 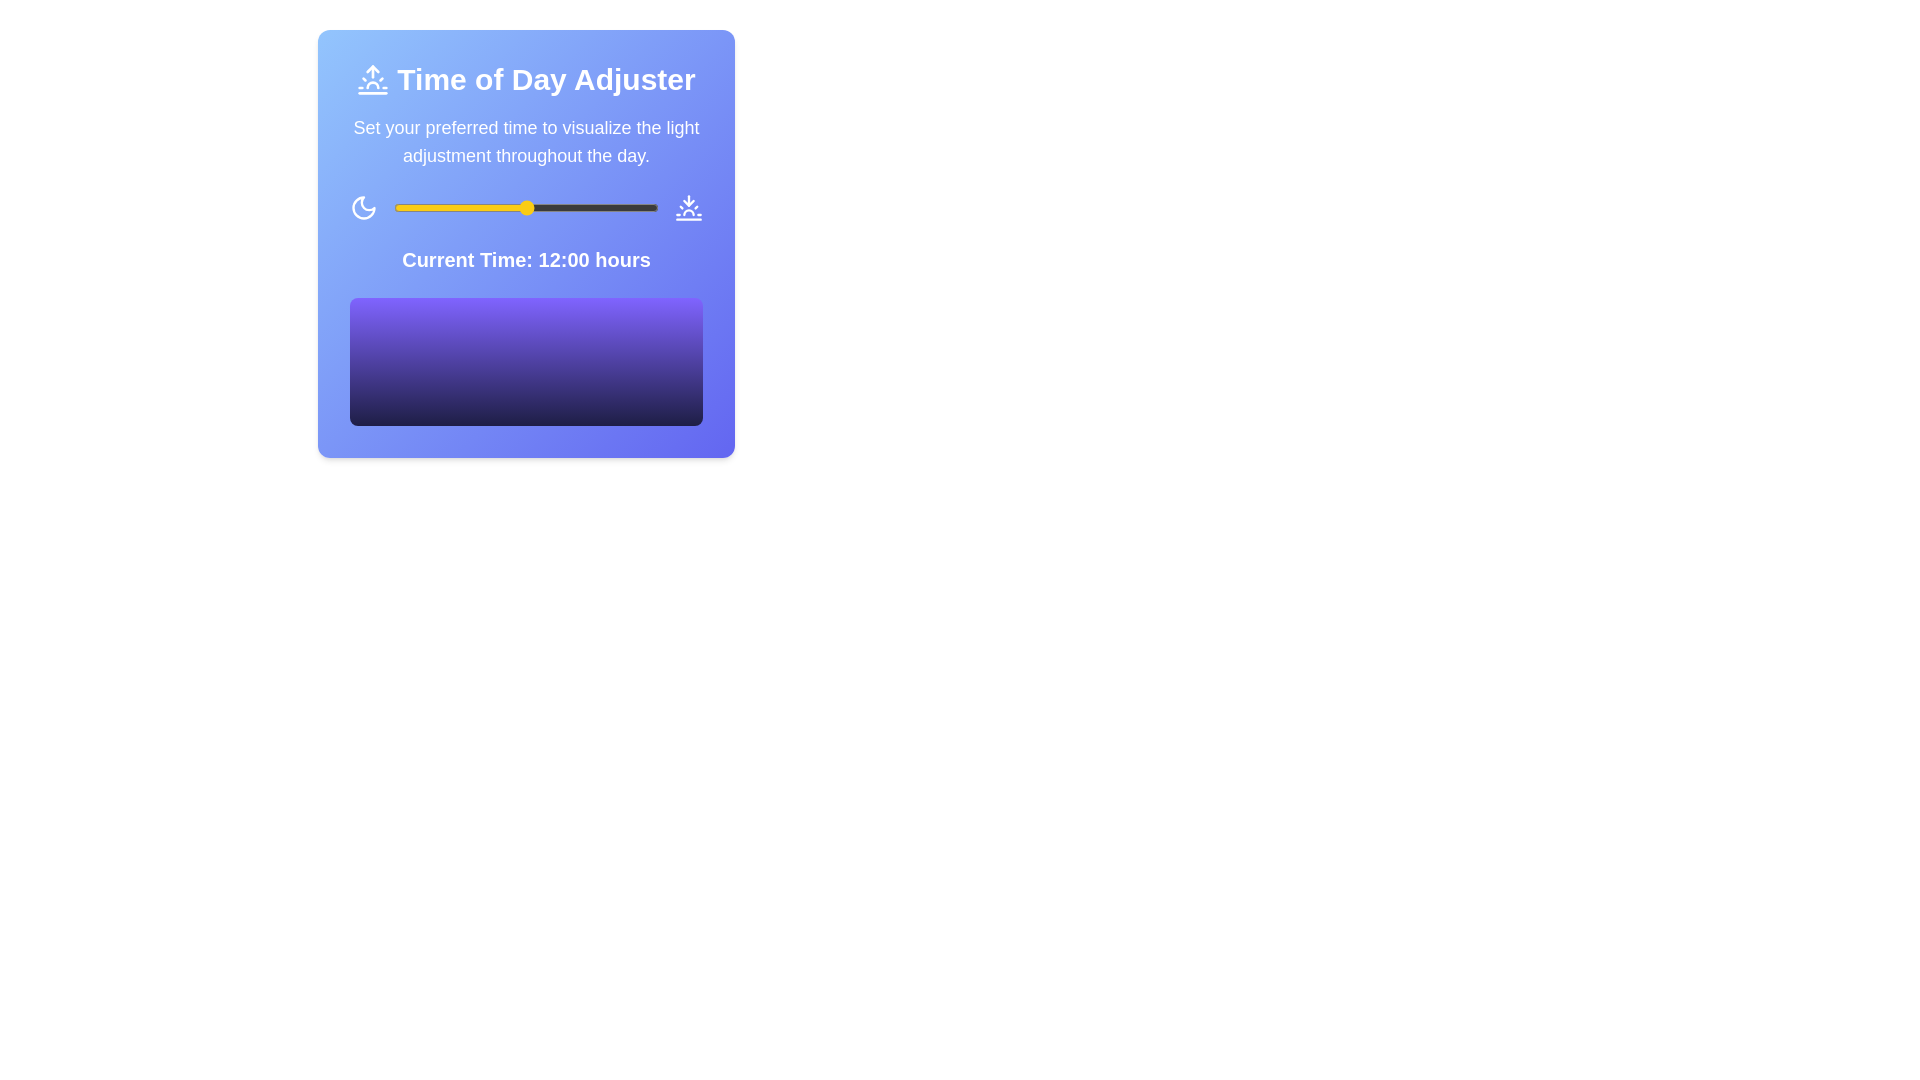 What do you see at coordinates (470, 208) in the screenshot?
I see `the time slider to set the time to 7 hours` at bounding box center [470, 208].